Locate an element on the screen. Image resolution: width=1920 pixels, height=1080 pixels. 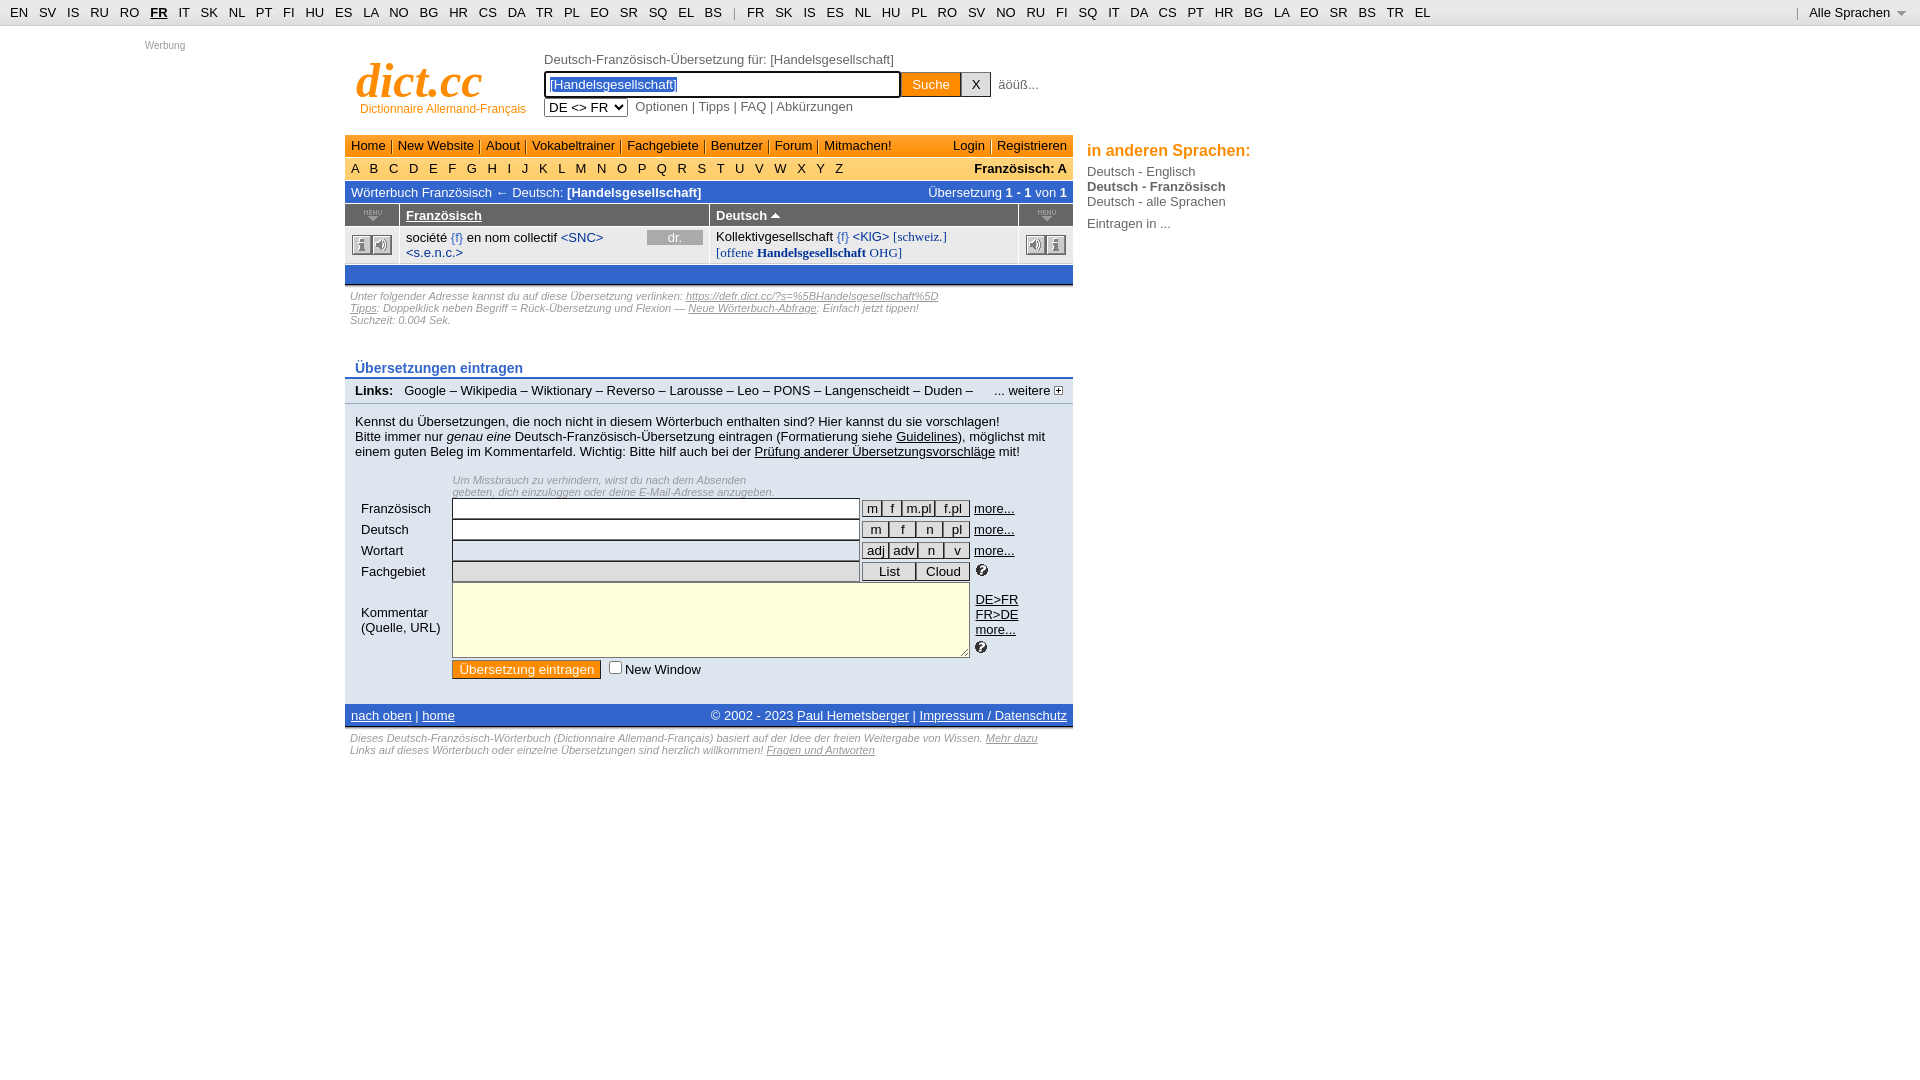
'RU' is located at coordinates (1035, 12).